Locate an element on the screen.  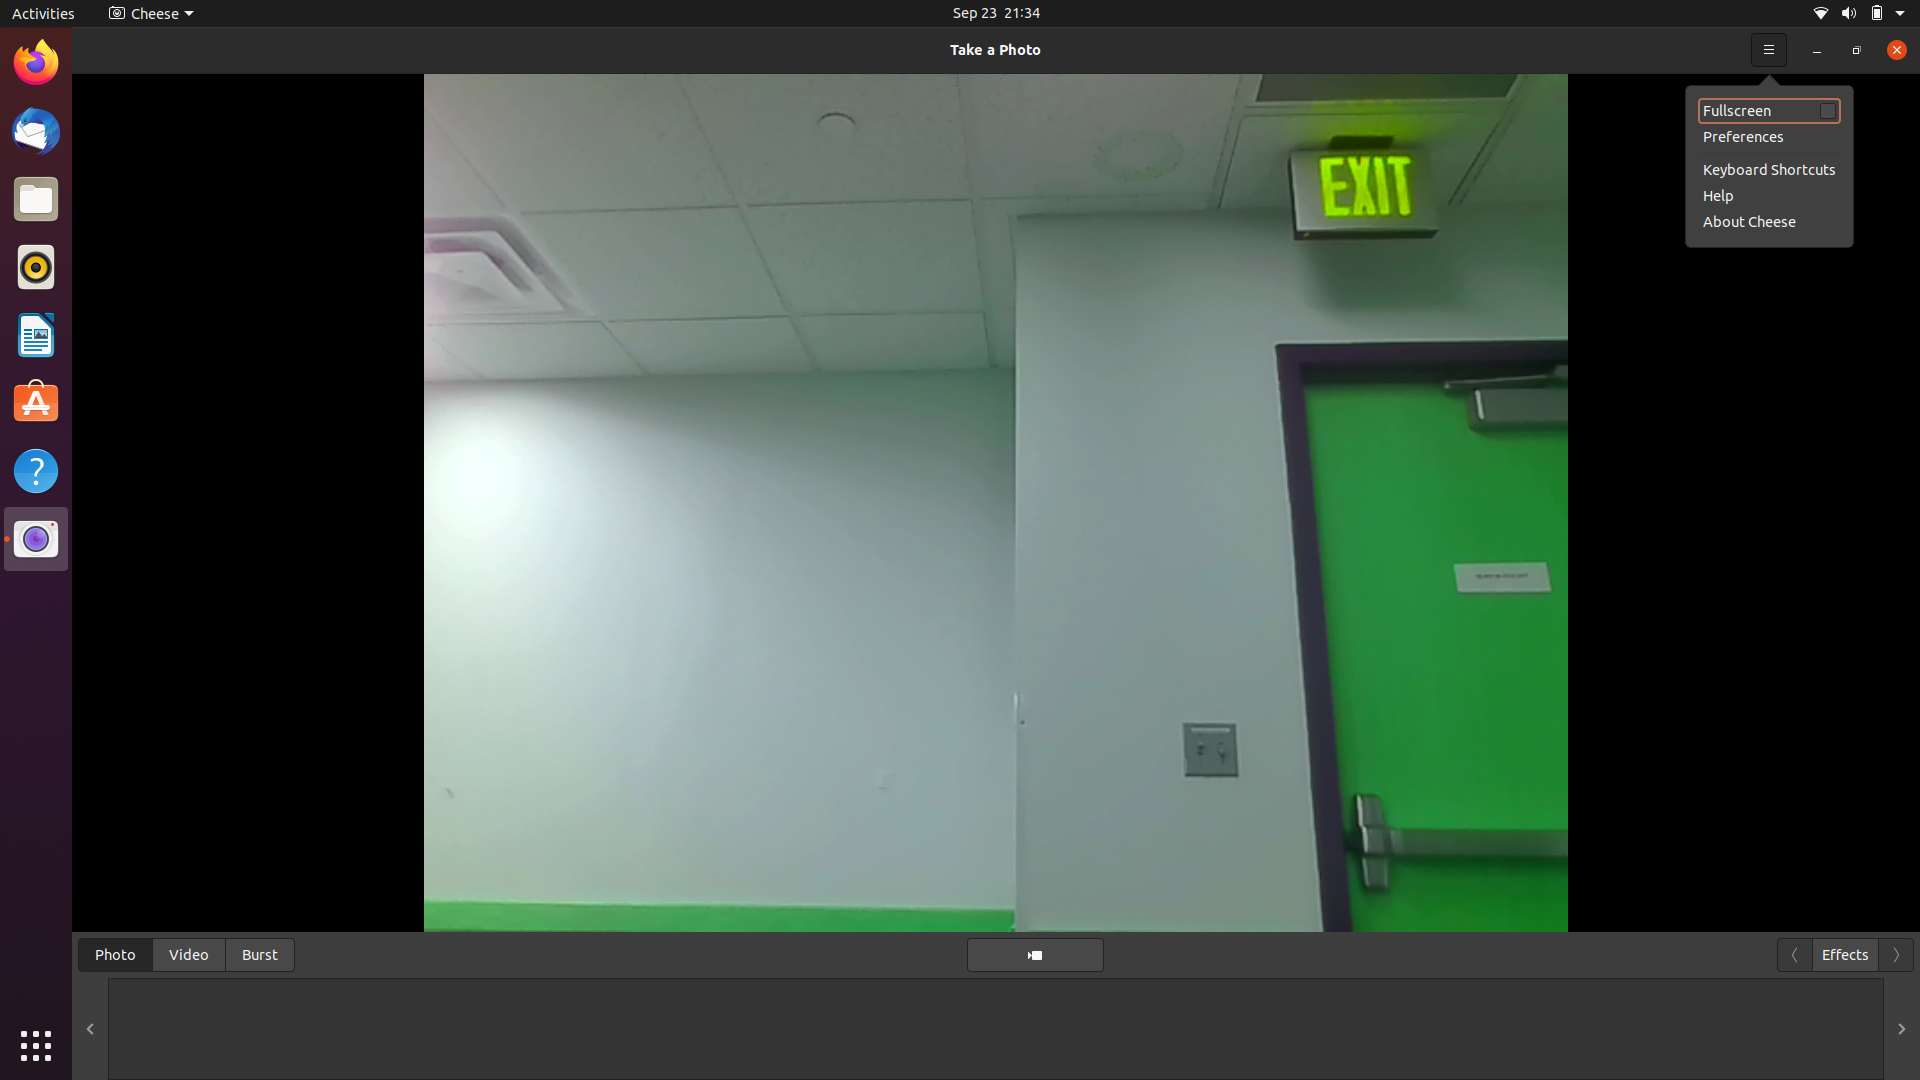
Change camera settings is located at coordinates (146, 12).